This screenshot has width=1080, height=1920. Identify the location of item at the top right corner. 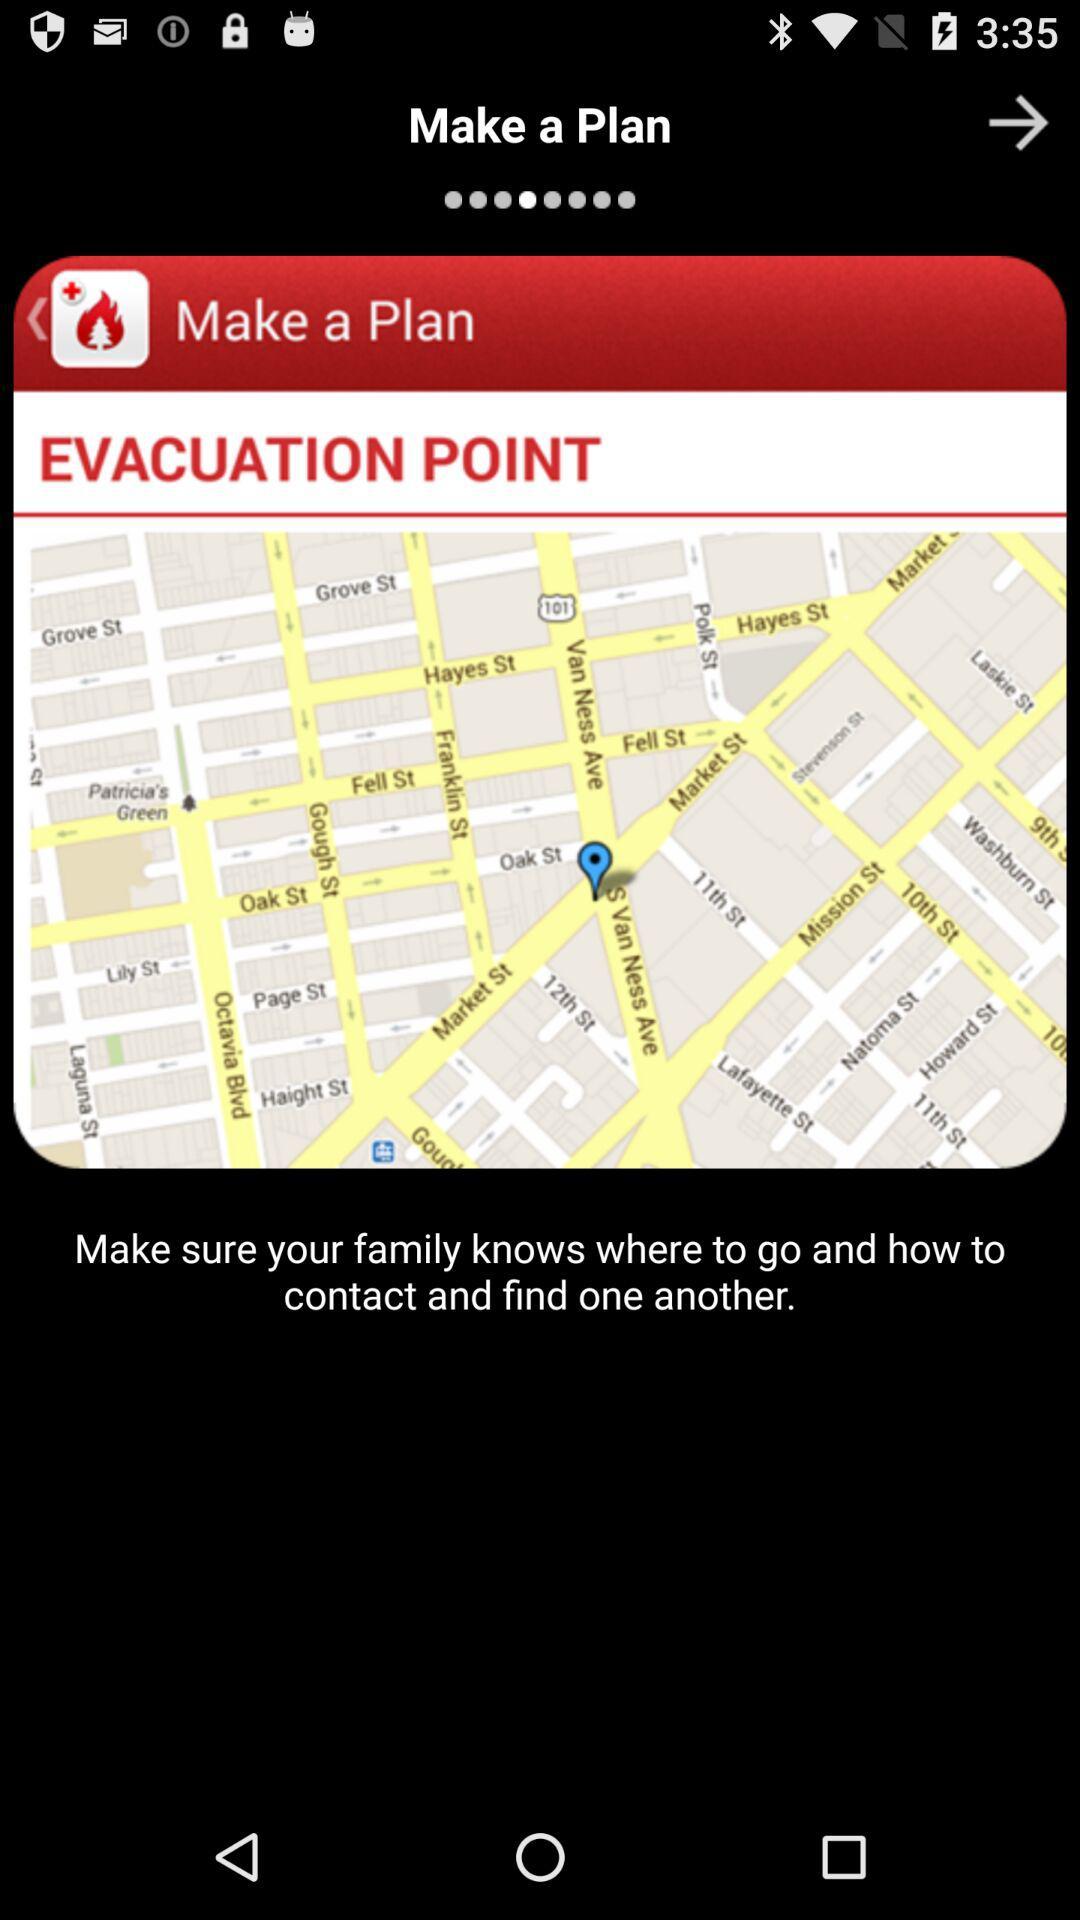
(1018, 121).